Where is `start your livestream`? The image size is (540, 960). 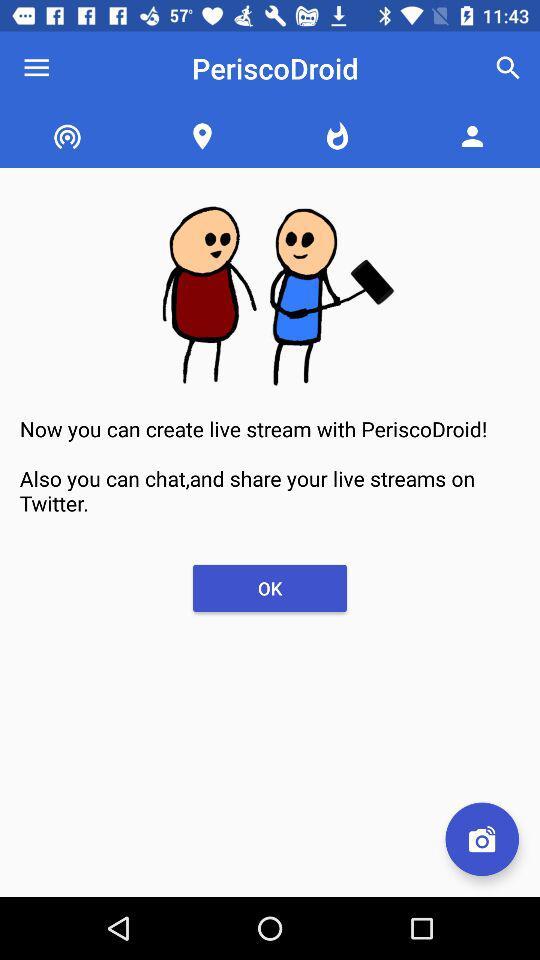 start your livestream is located at coordinates (481, 839).